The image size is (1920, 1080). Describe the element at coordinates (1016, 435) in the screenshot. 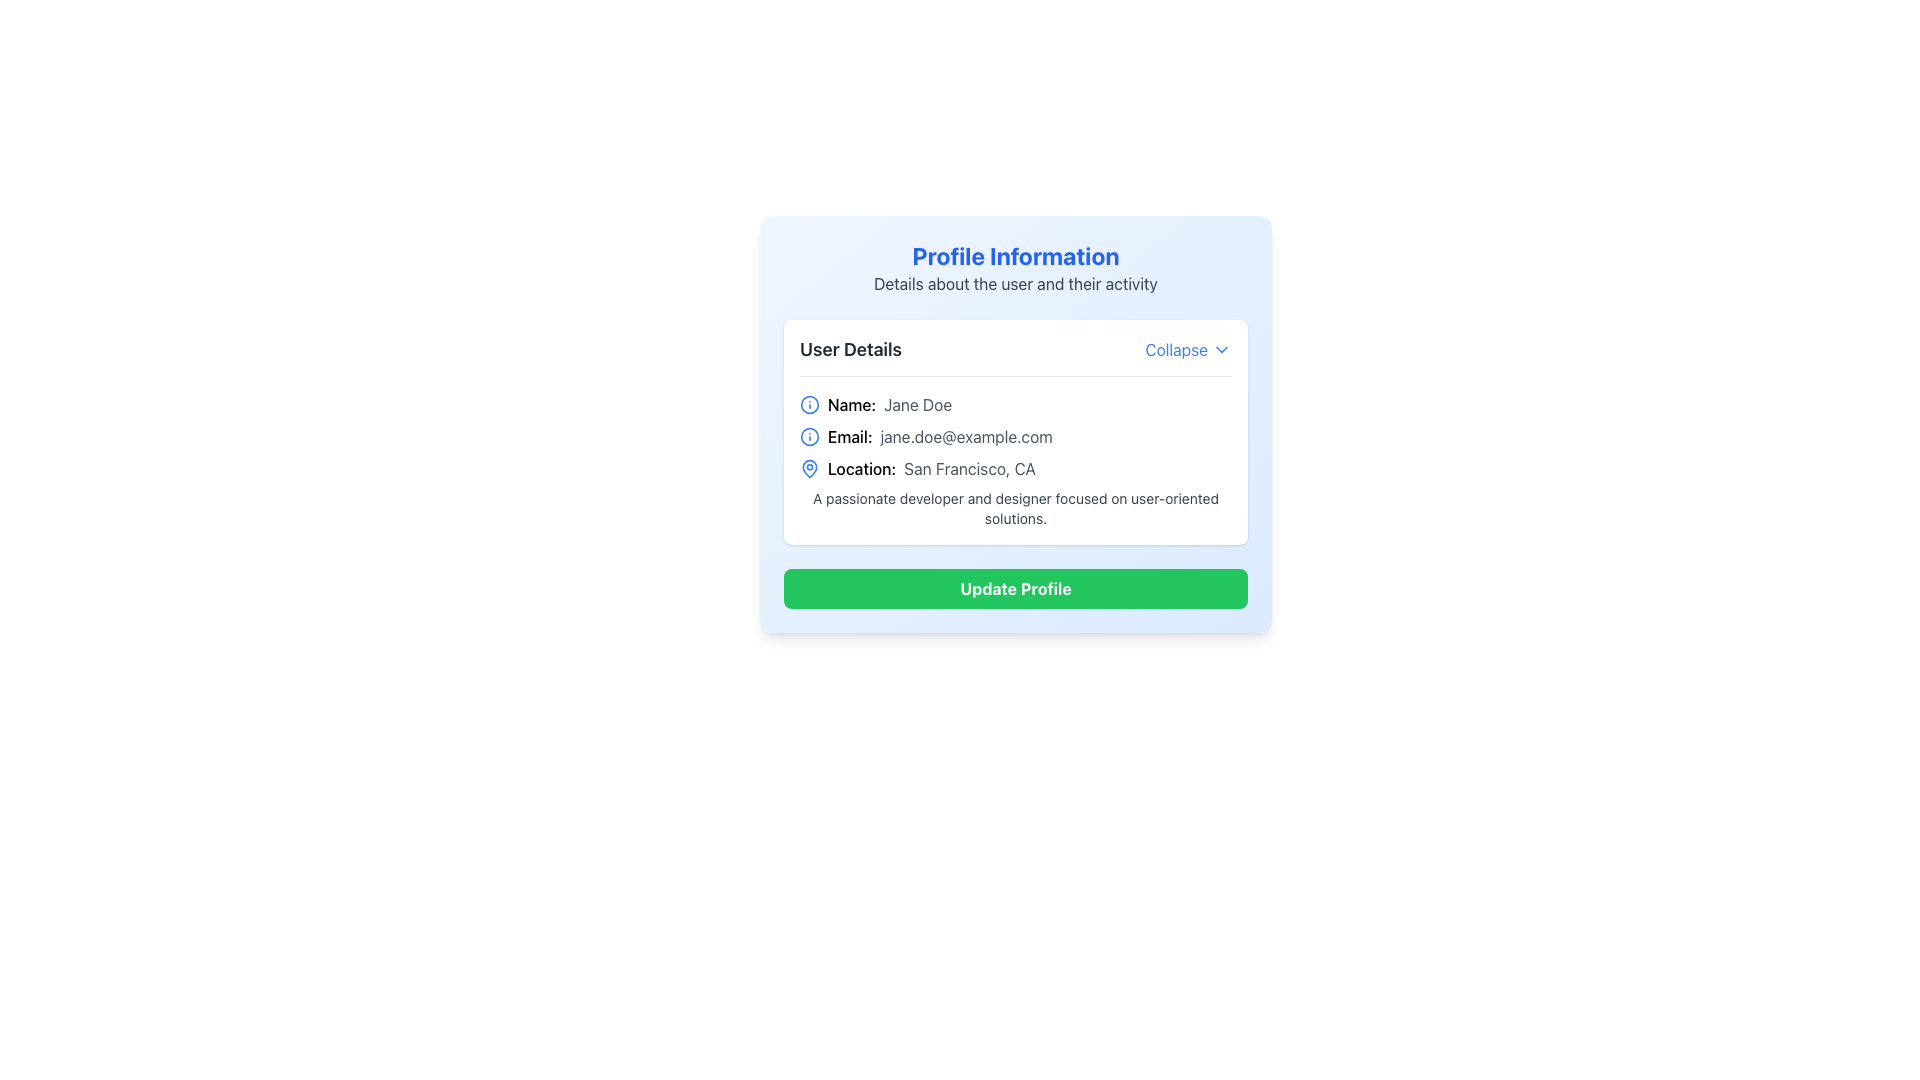

I see `the Text Display with Icon that shows the email address 'Email: jane.doe@example.com' with a blue circular icon preceding it` at that location.